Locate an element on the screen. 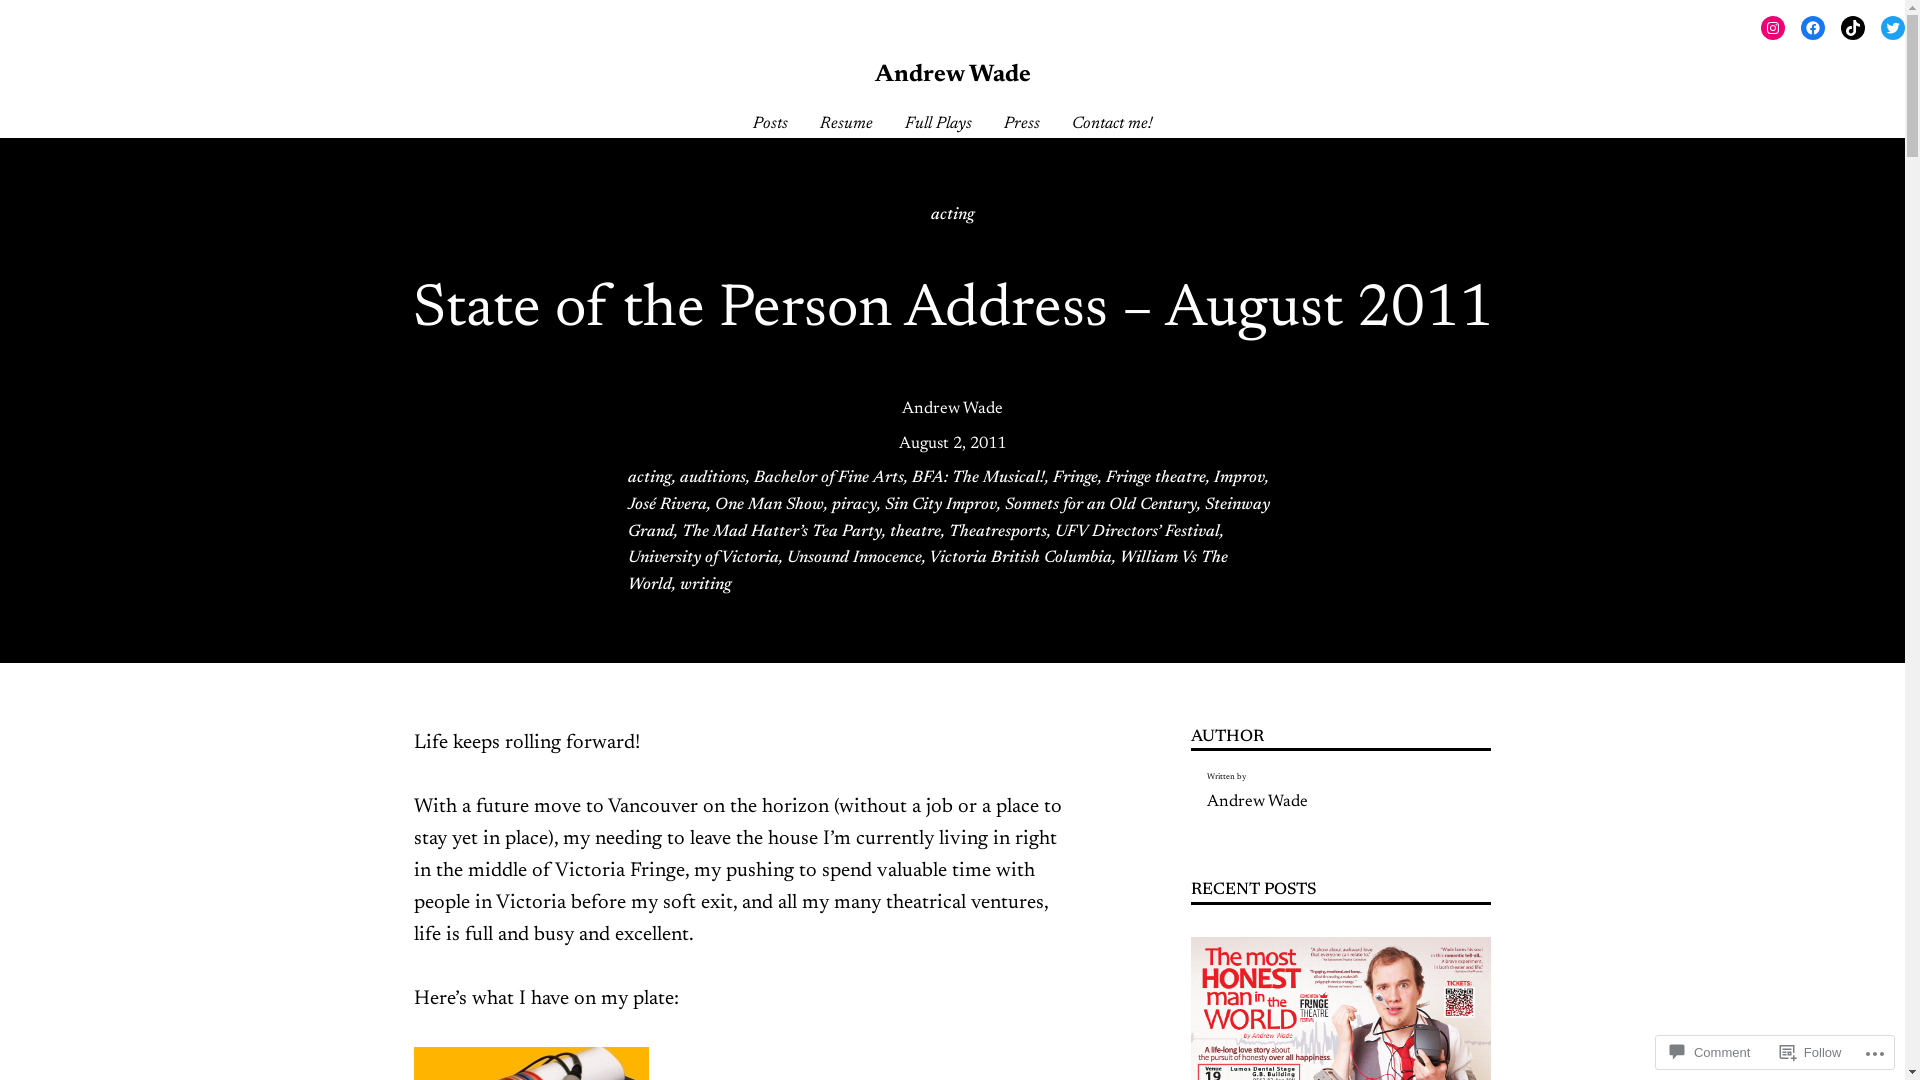  'Resume' is located at coordinates (846, 124).